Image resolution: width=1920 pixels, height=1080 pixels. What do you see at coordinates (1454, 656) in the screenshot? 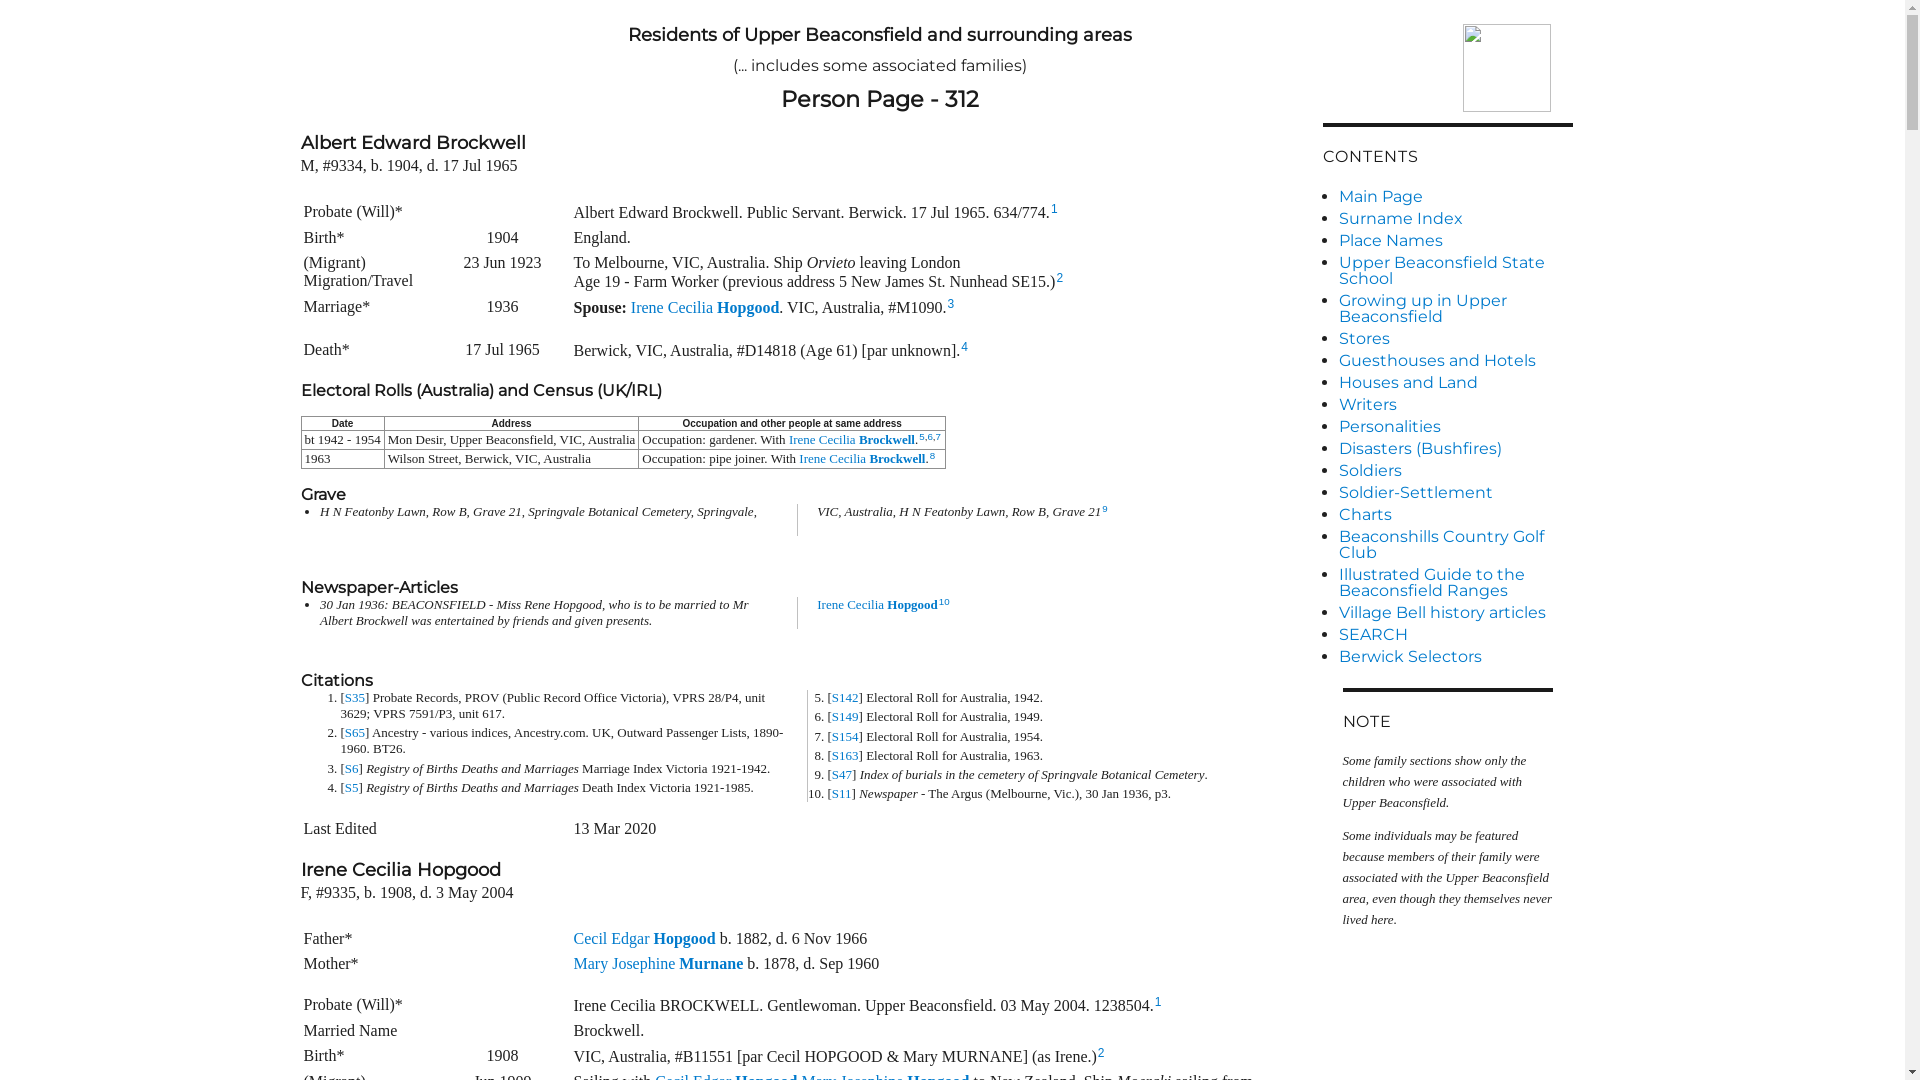
I see `'Berwick Selectors'` at bounding box center [1454, 656].